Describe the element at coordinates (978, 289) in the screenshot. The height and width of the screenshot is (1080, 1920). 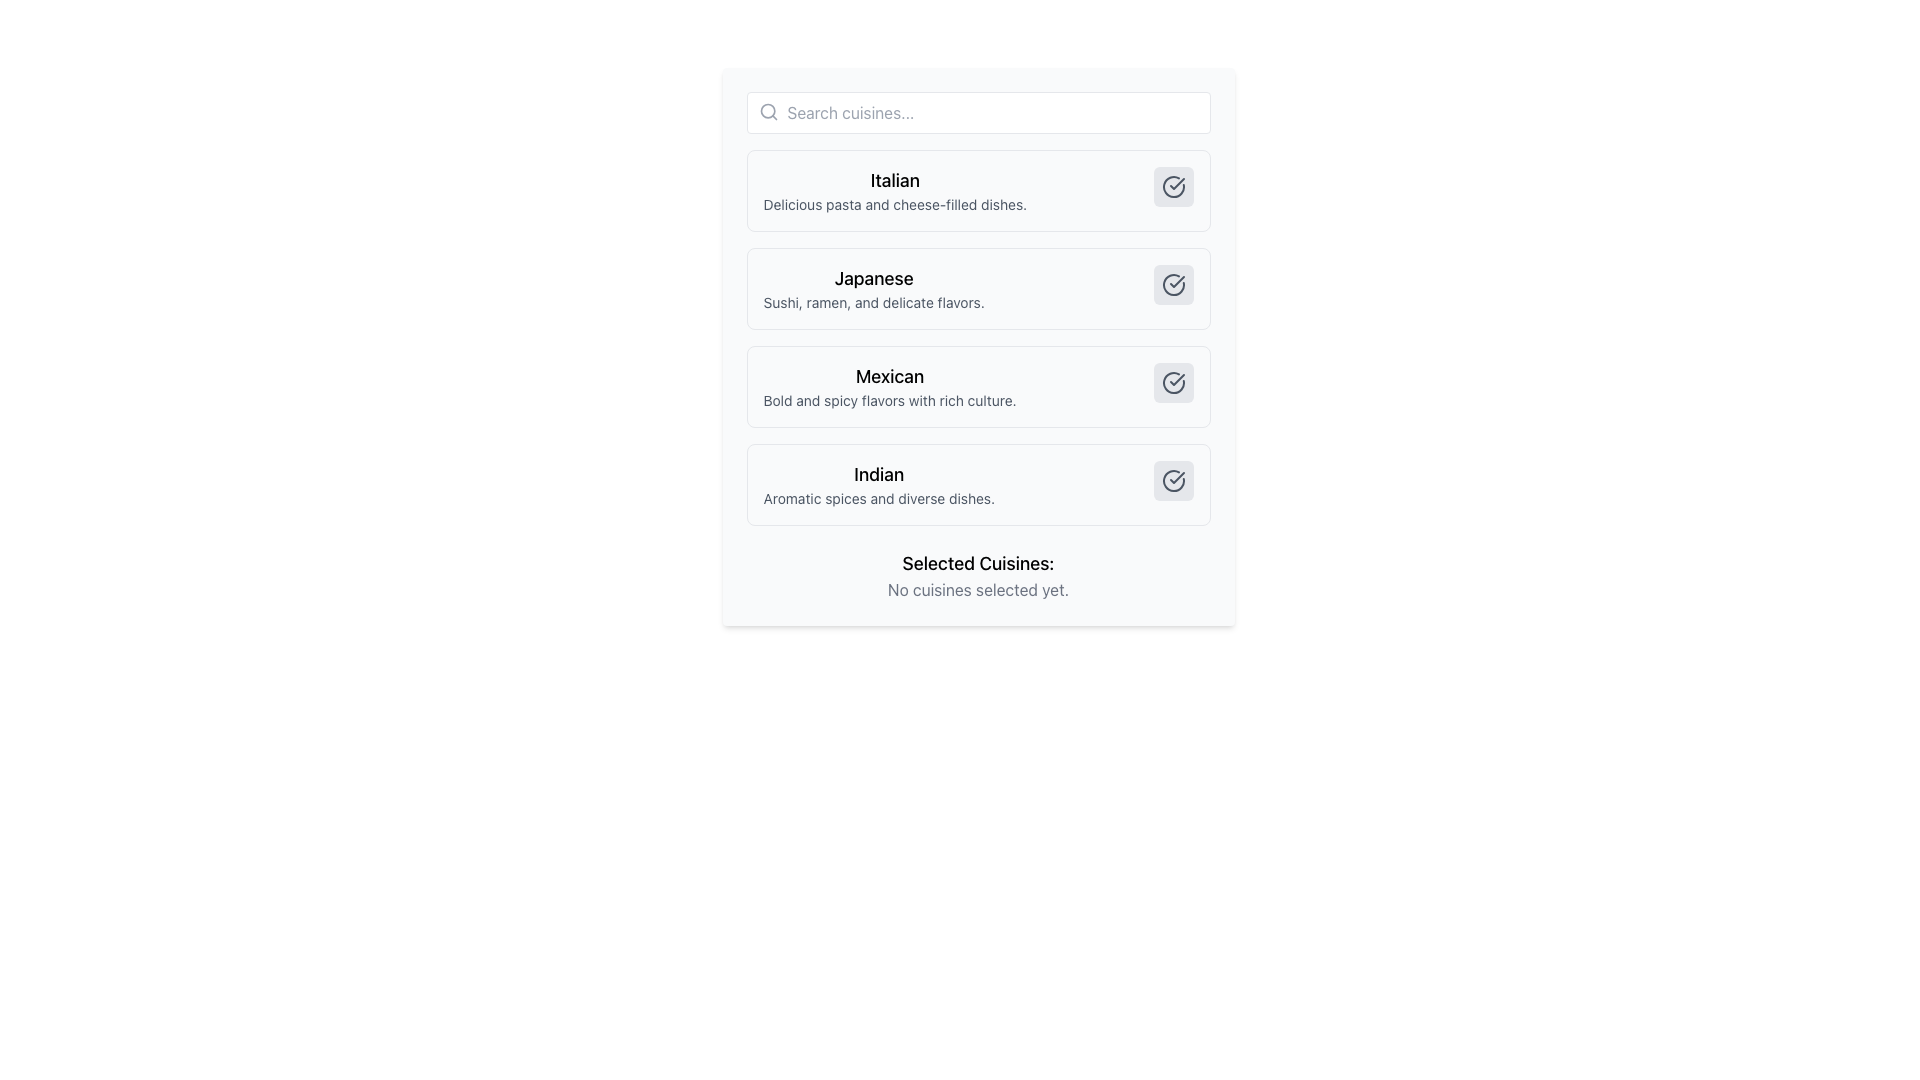
I see `the 'Japanese' card` at that location.